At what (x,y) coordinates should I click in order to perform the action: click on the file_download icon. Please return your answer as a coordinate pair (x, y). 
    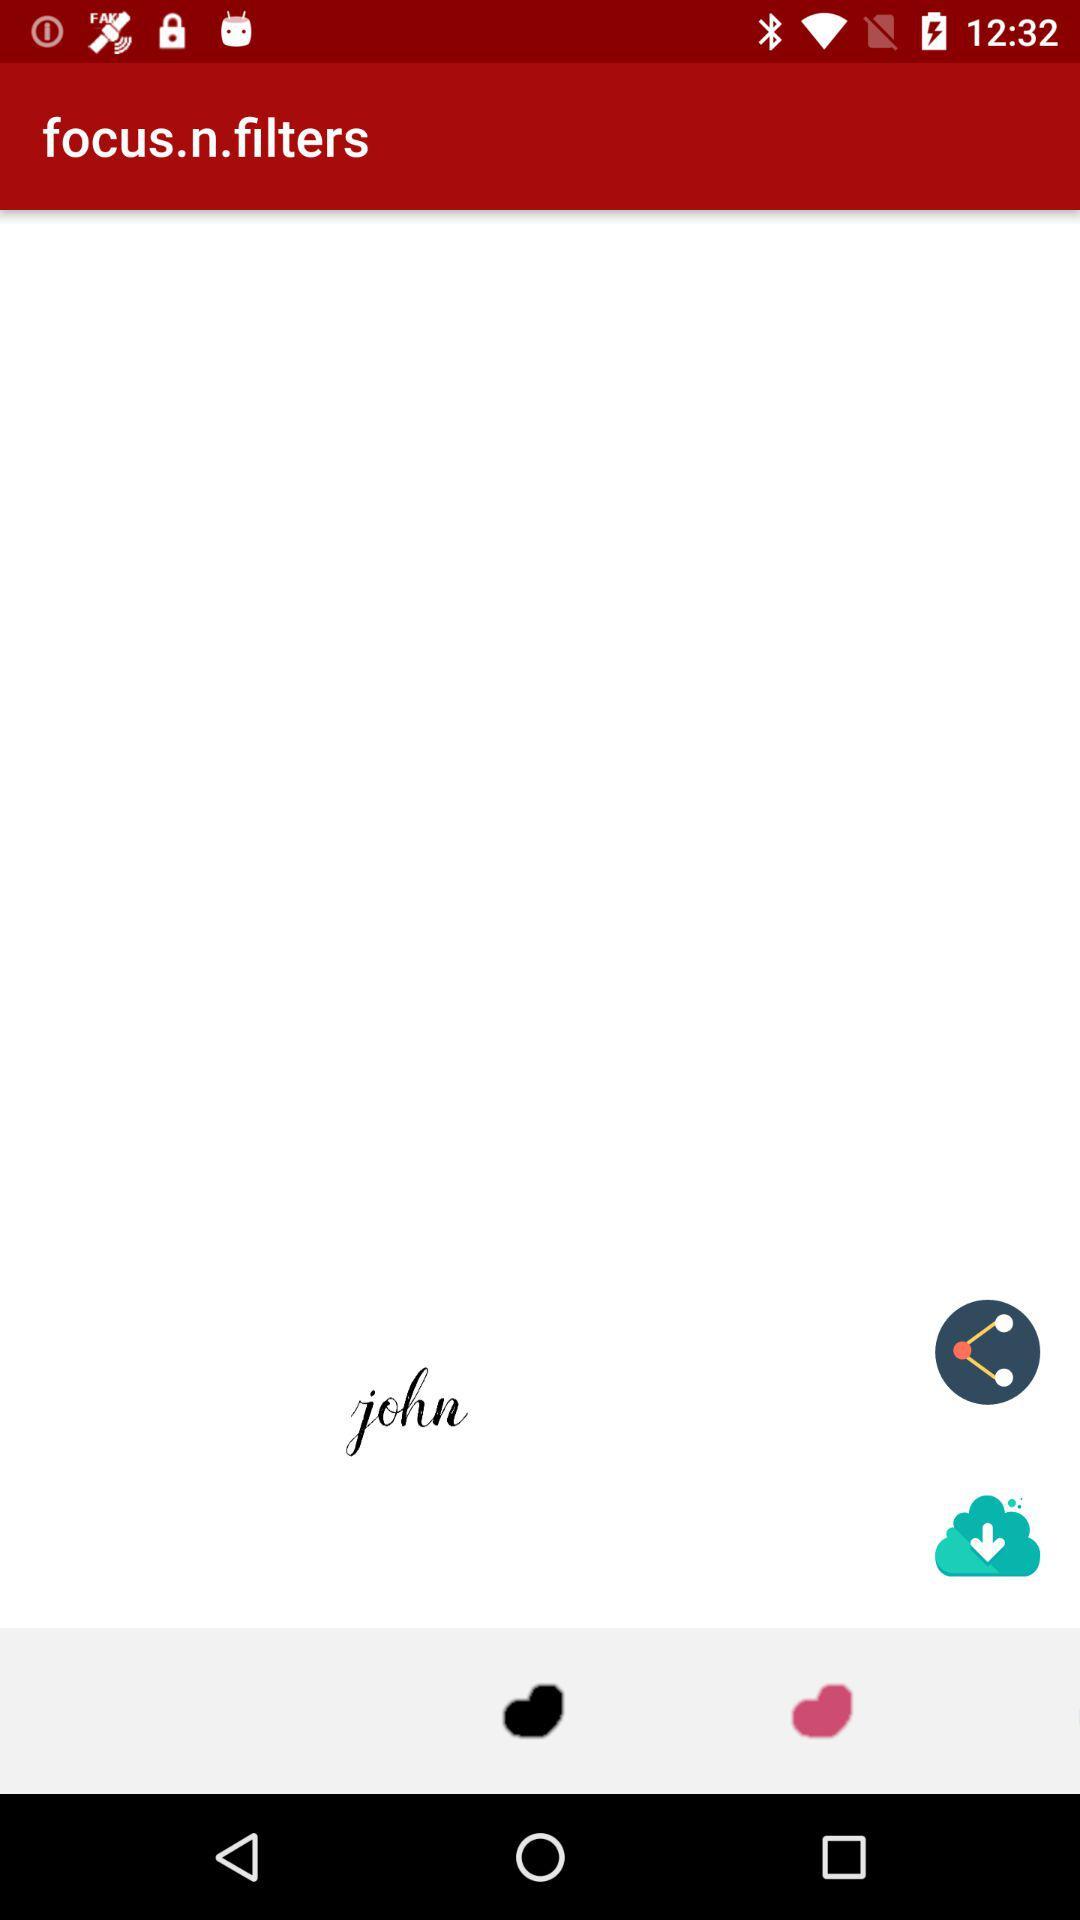
    Looking at the image, I should click on (986, 1535).